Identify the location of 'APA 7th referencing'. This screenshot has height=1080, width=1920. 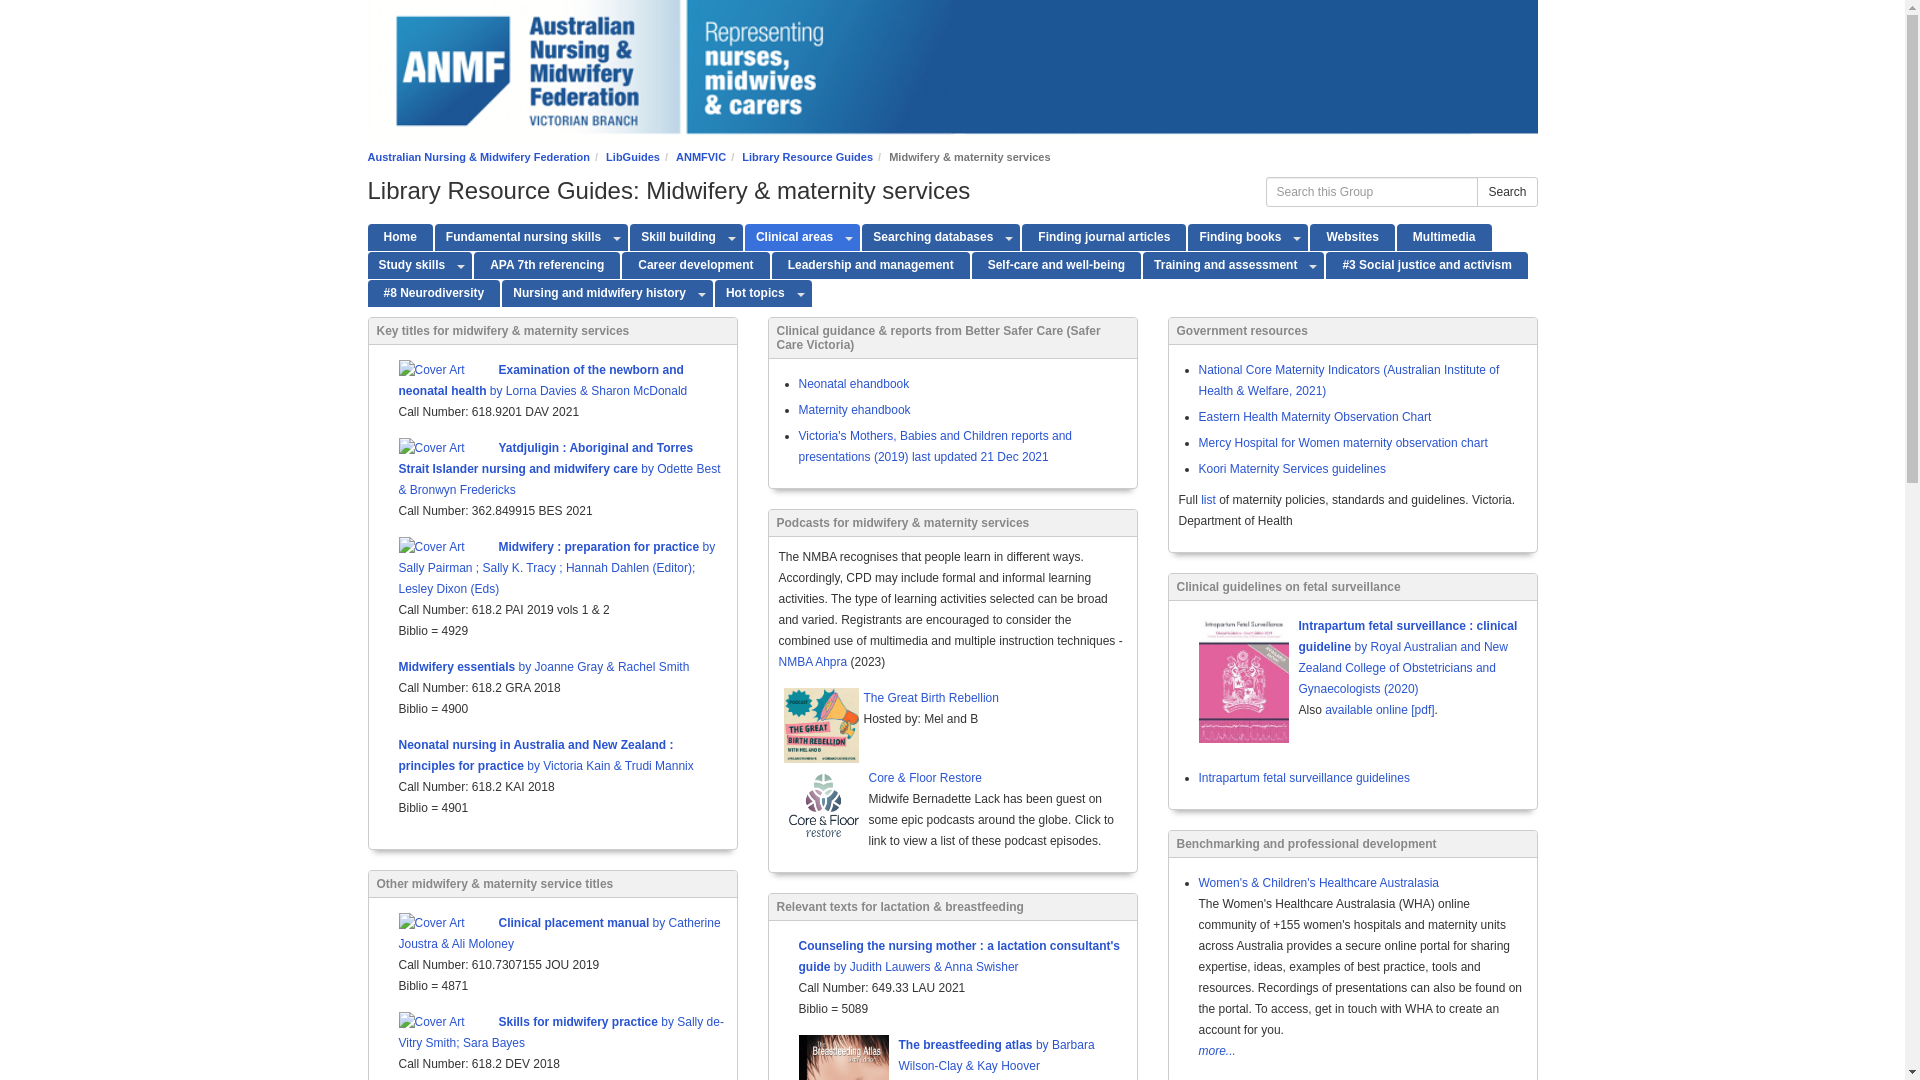
(473, 264).